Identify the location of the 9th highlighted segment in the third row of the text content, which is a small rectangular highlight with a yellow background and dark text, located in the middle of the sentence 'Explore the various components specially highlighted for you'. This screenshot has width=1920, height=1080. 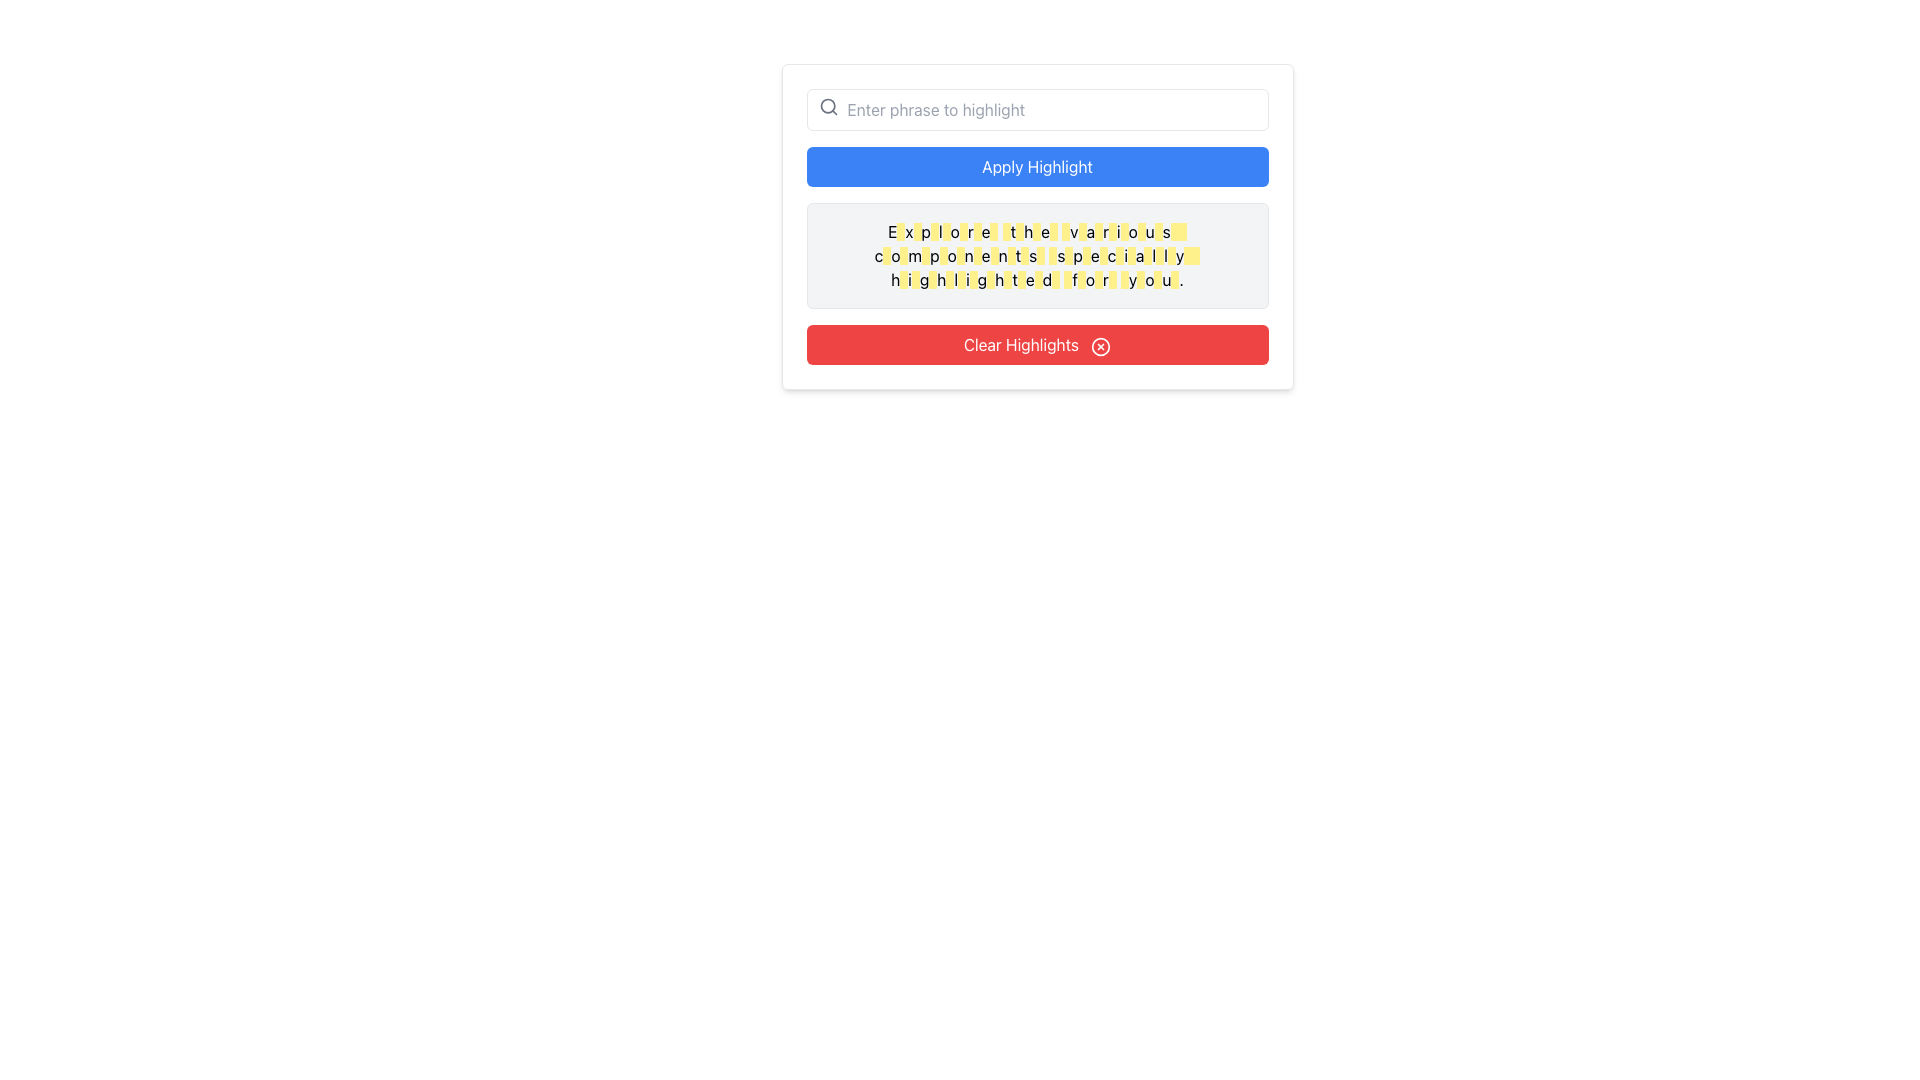
(1021, 280).